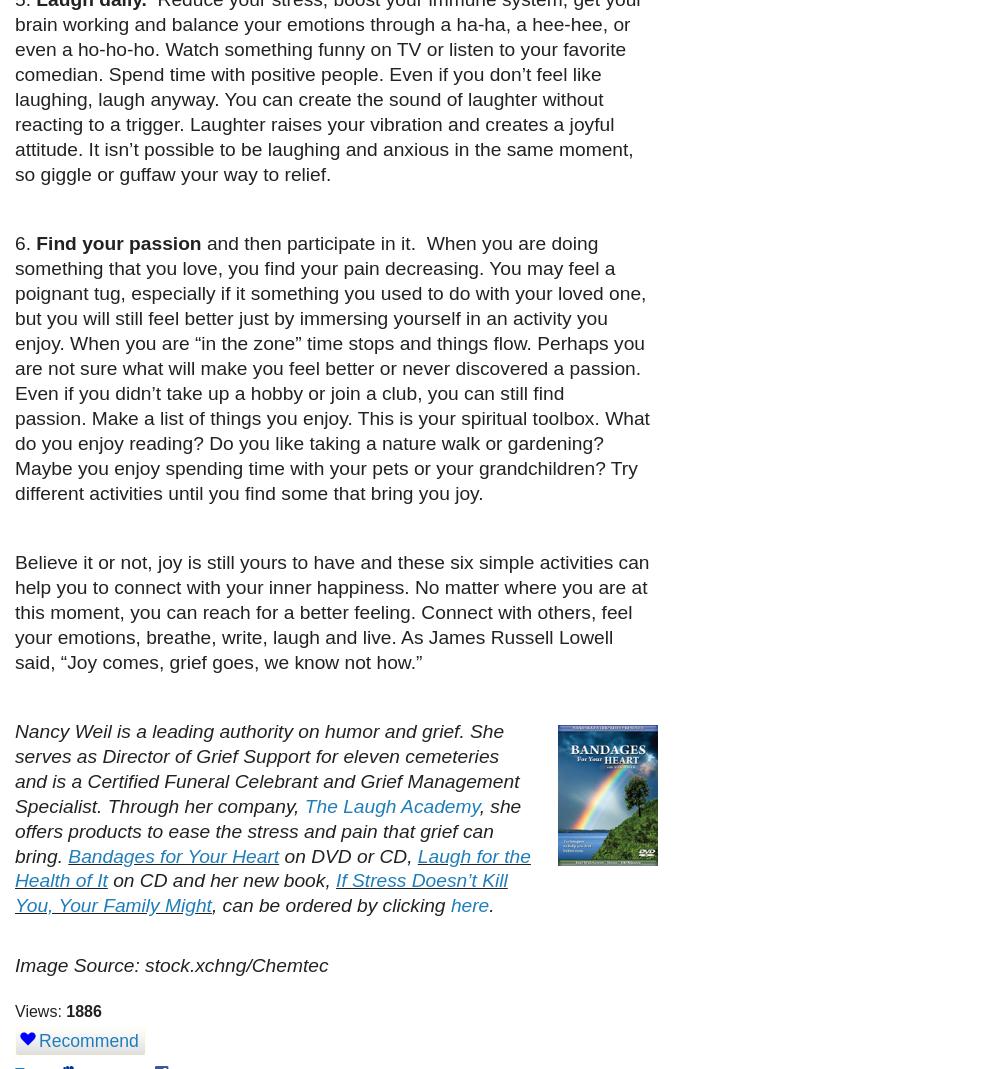 Image resolution: width=1002 pixels, height=1069 pixels. Describe the element at coordinates (330, 611) in the screenshot. I see `'Believe it or not, joy is still yours to have and these six simple activities can help you to connect with your inner happiness. No matter where you are at this moment, you can reach for a better feeling. Connect with others, feel your emotions, breathe, write, laugh and live. As James Russell Lowell said, “Joy comes, grief goes, we know not how.”'` at that location.